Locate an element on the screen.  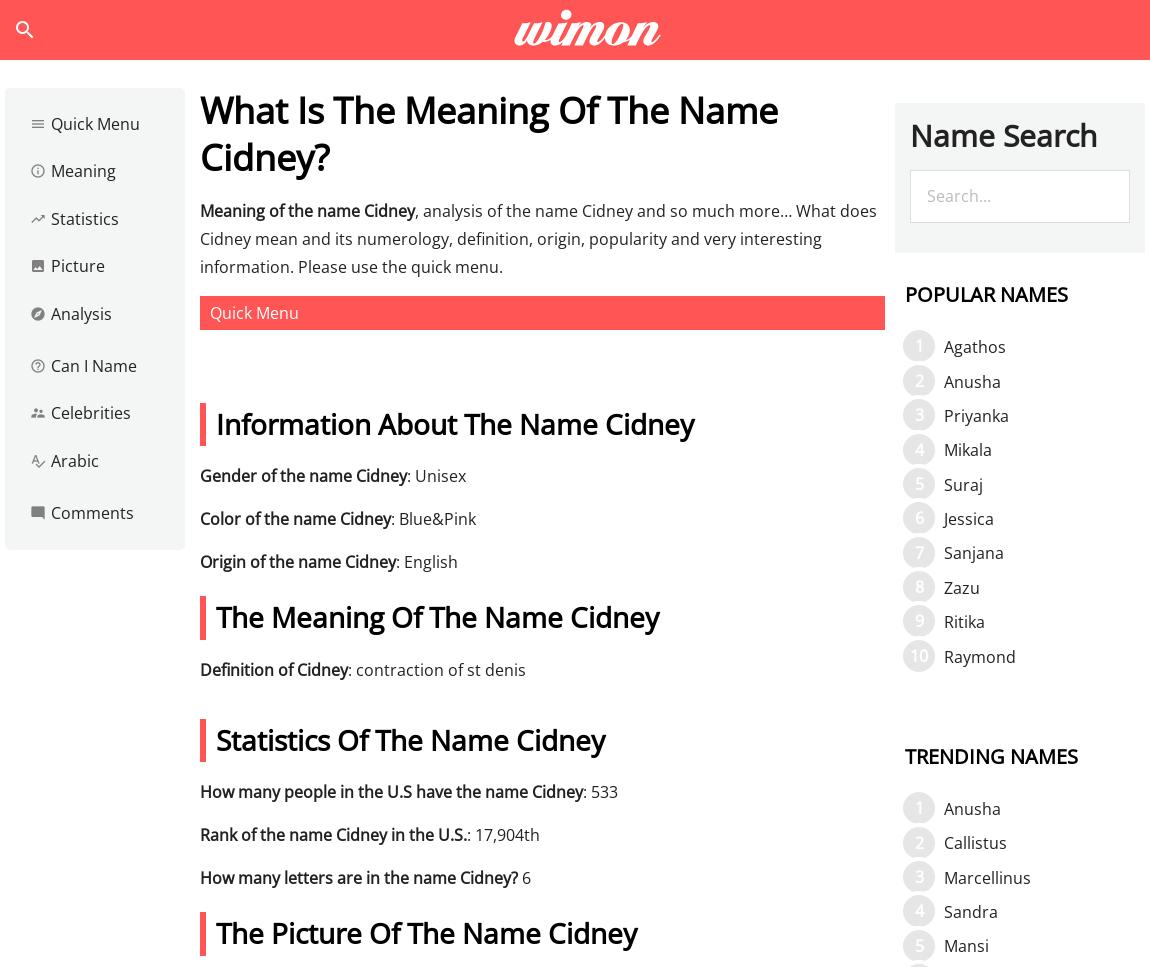
'Ritika' is located at coordinates (964, 621).